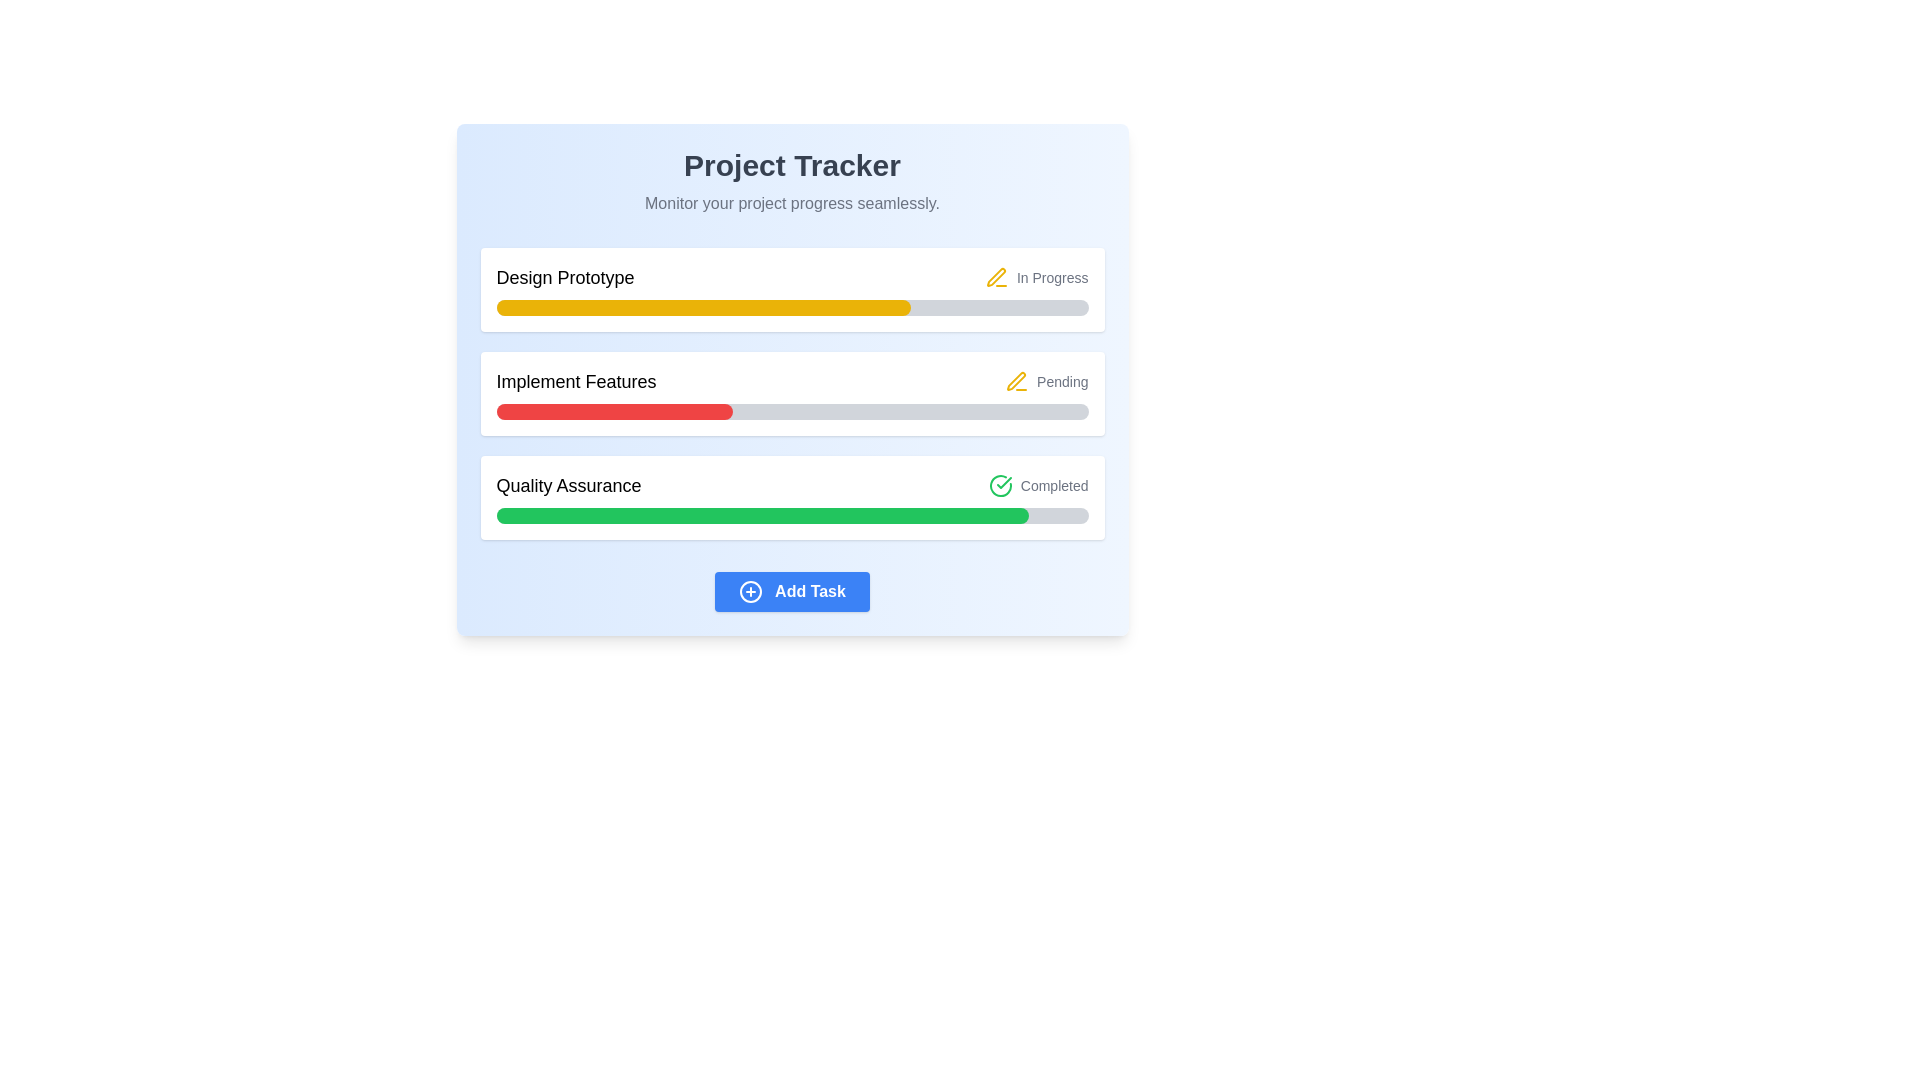 The width and height of the screenshot is (1920, 1080). I want to click on the 'Pending' status indicator text, which is styled in gray and has a yellow pen-shaped icon adjacent to it, located to the right of the 'Implement Features' task title in the task list, so click(1045, 381).